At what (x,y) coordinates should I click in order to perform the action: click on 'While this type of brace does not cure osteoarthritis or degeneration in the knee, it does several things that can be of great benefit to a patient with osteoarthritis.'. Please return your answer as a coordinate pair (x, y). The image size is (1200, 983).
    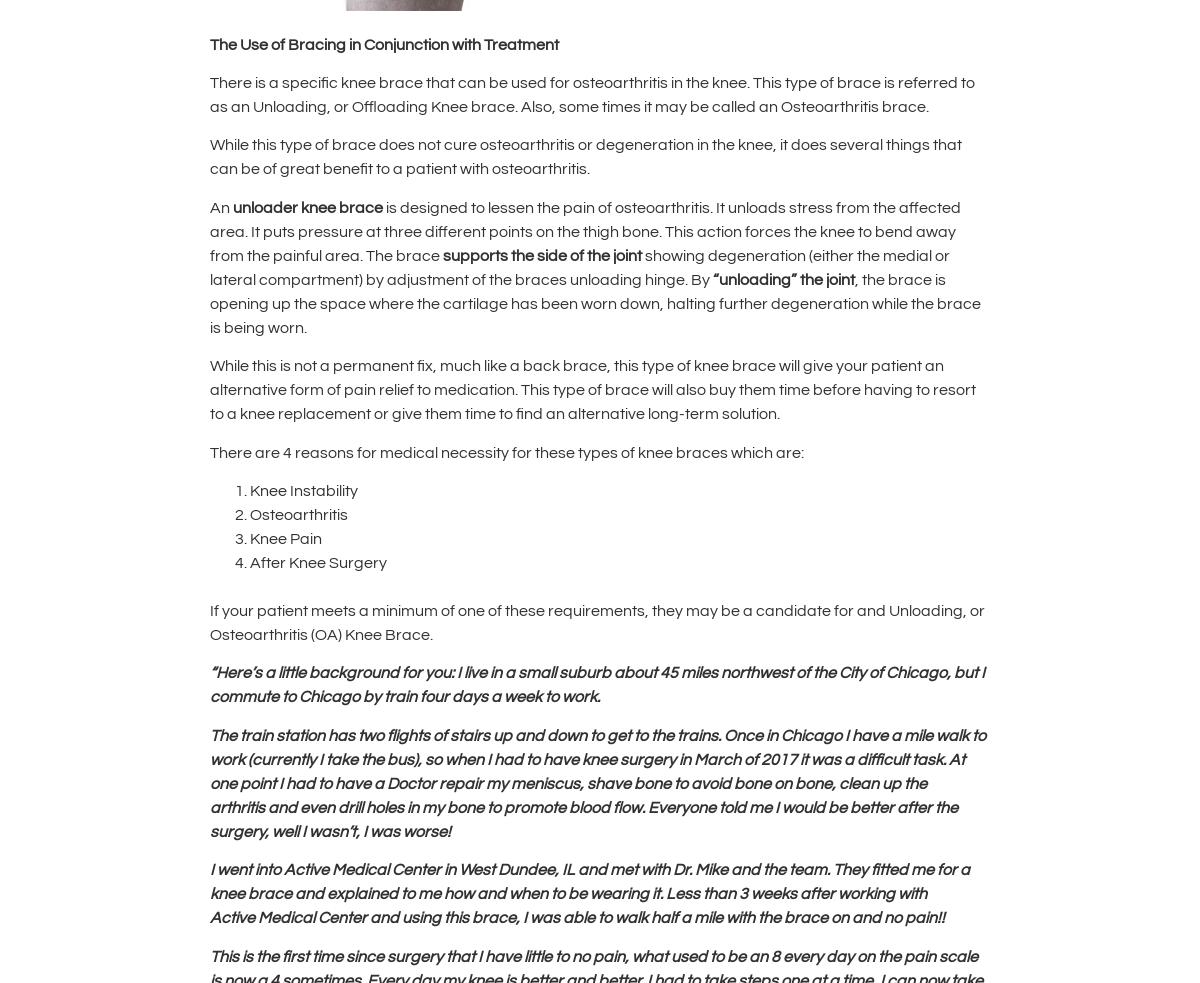
    Looking at the image, I should click on (209, 155).